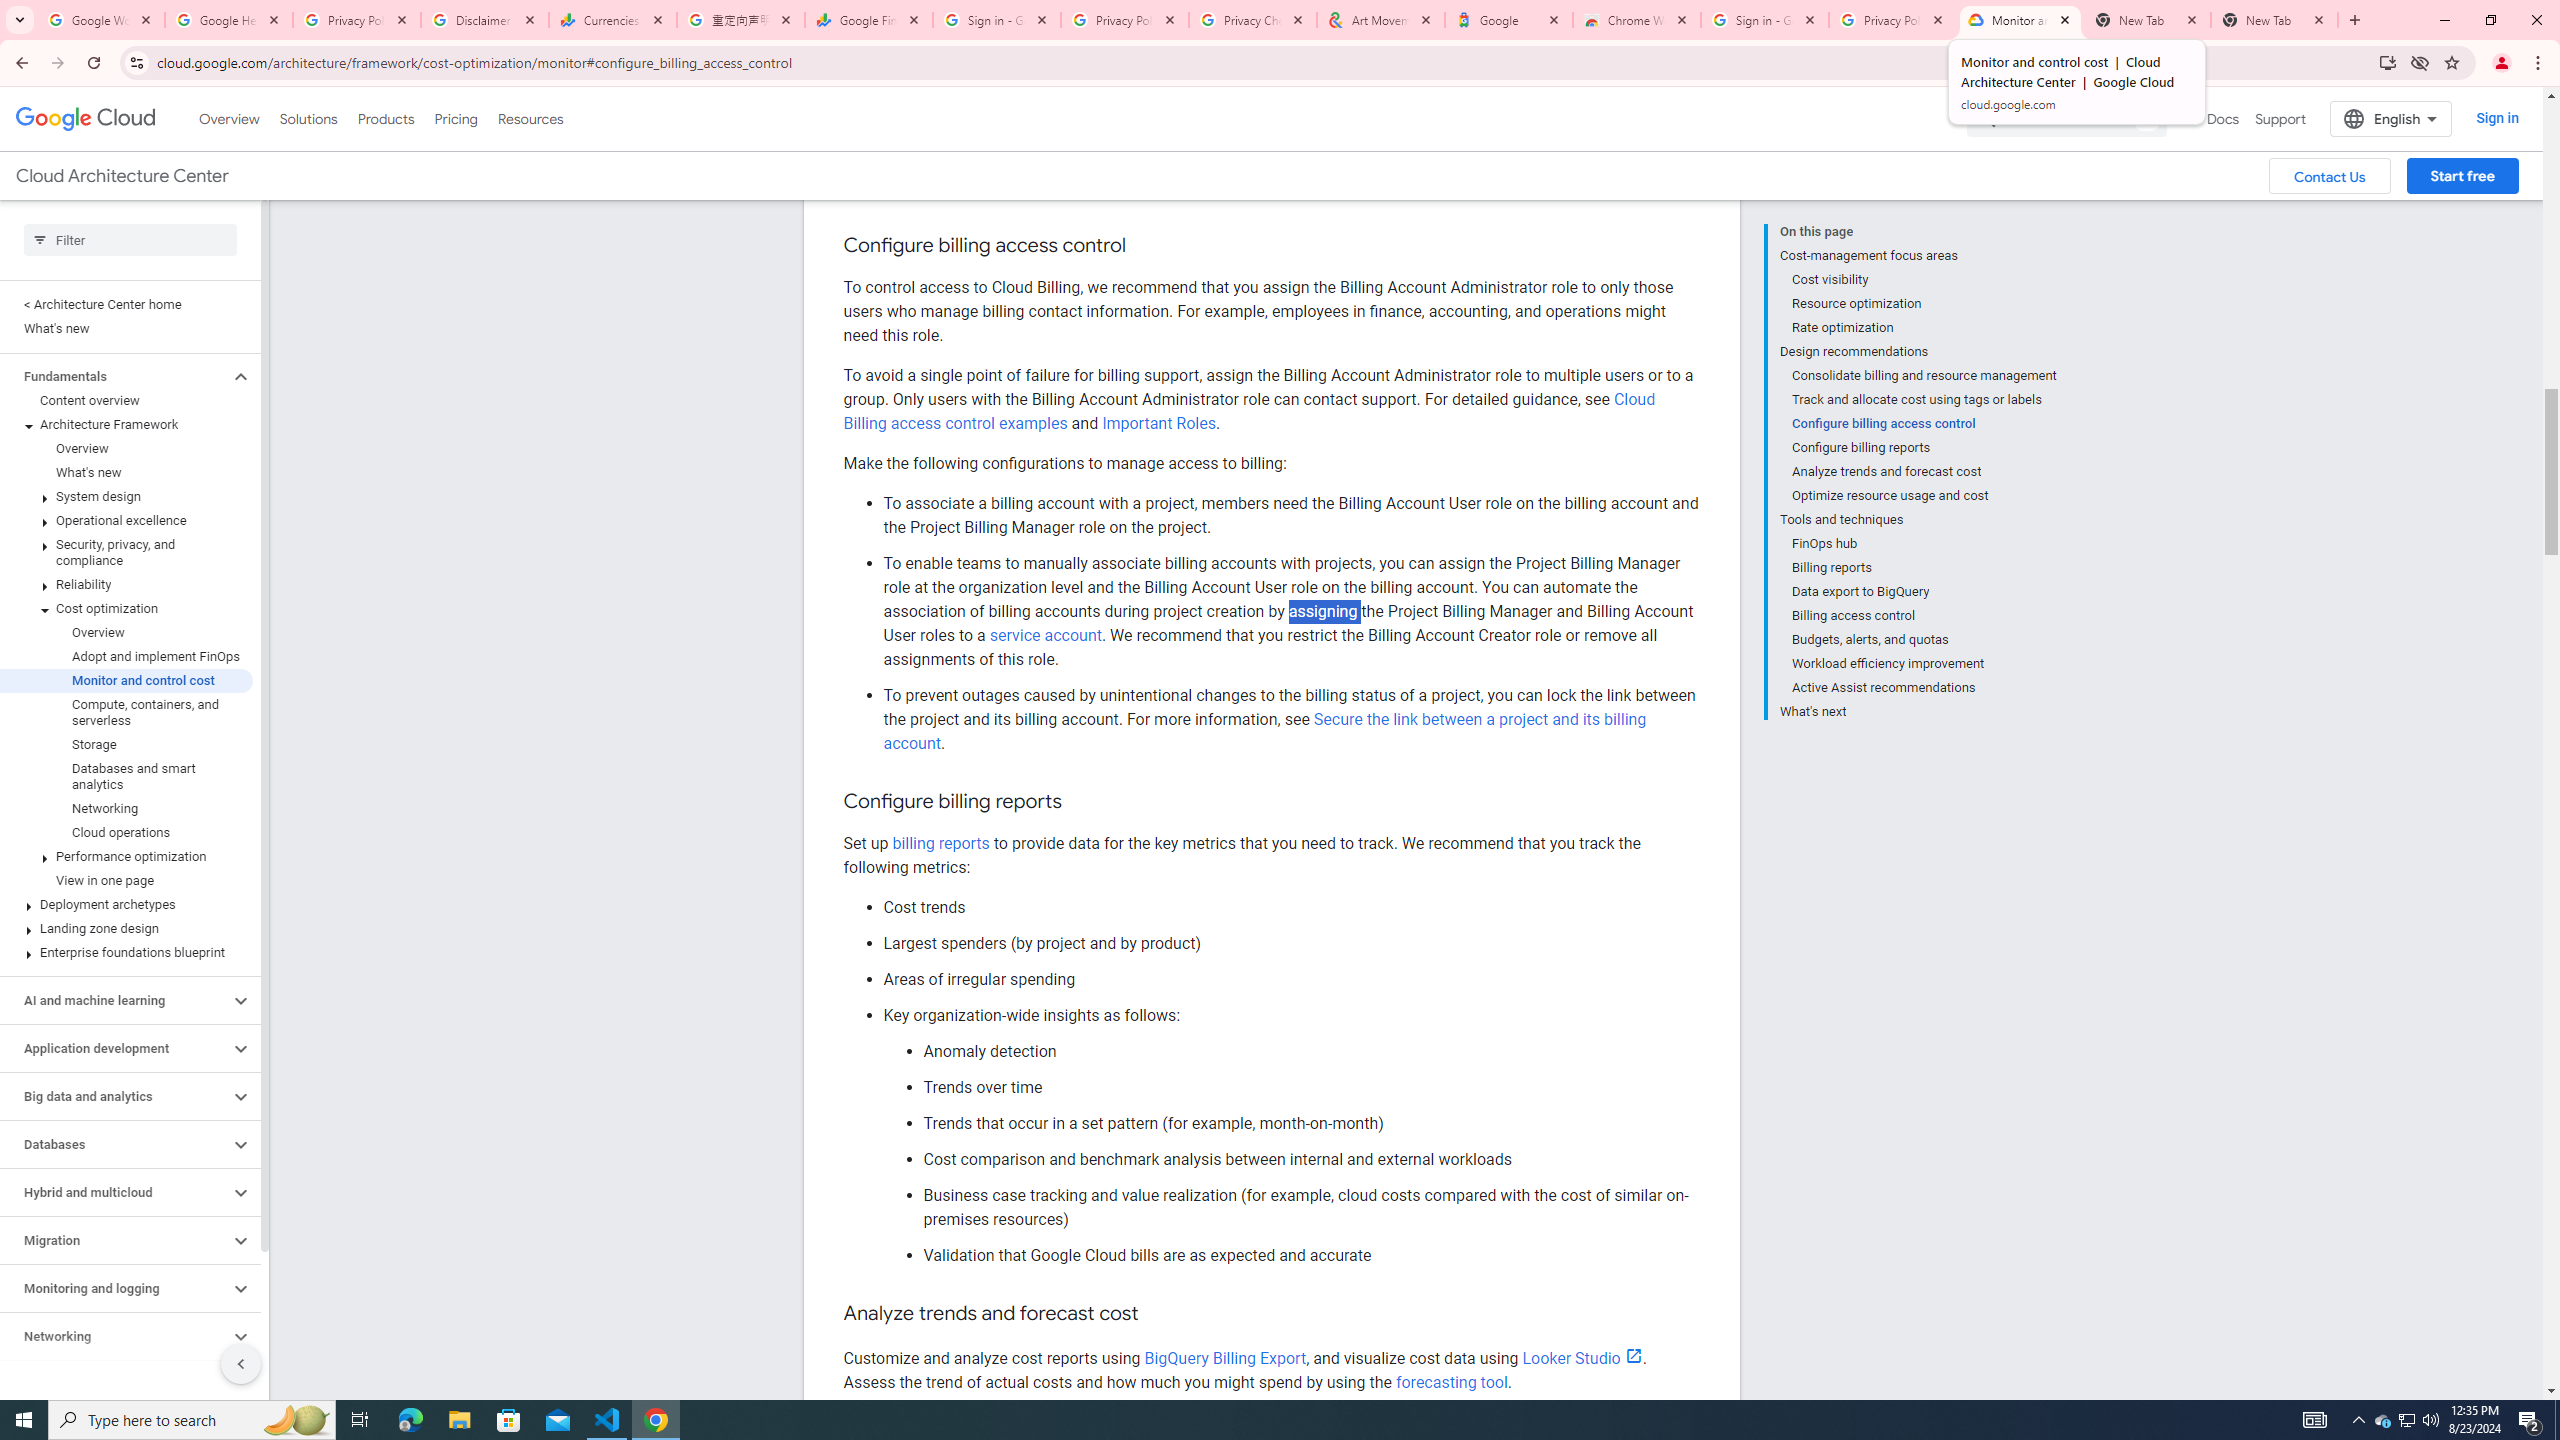 This screenshot has width=2560, height=1440. I want to click on 'Workload efficiency improvement', so click(1924, 662).